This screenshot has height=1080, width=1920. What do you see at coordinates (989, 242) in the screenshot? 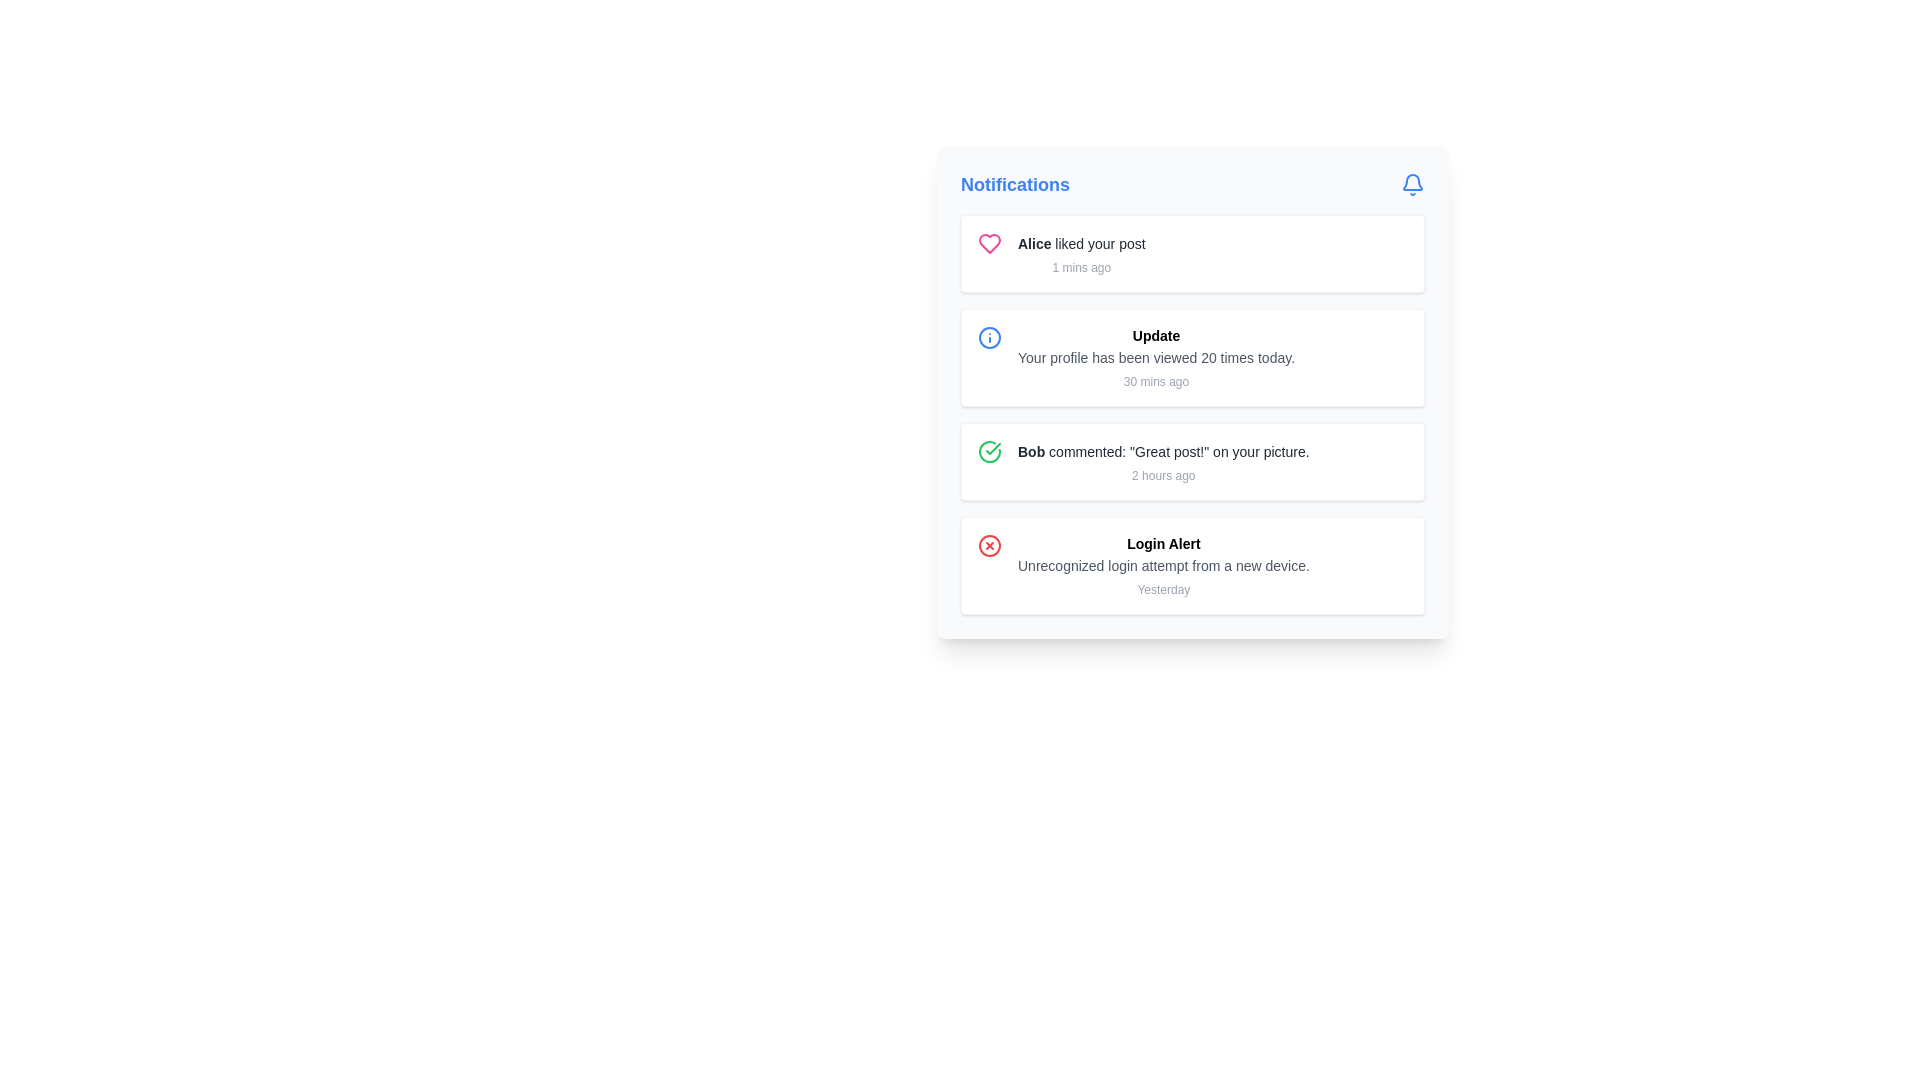
I see `the heart outline icon styled with a pink stroke, which is located within the notification card displaying 'Alice liked your post'` at bounding box center [989, 242].